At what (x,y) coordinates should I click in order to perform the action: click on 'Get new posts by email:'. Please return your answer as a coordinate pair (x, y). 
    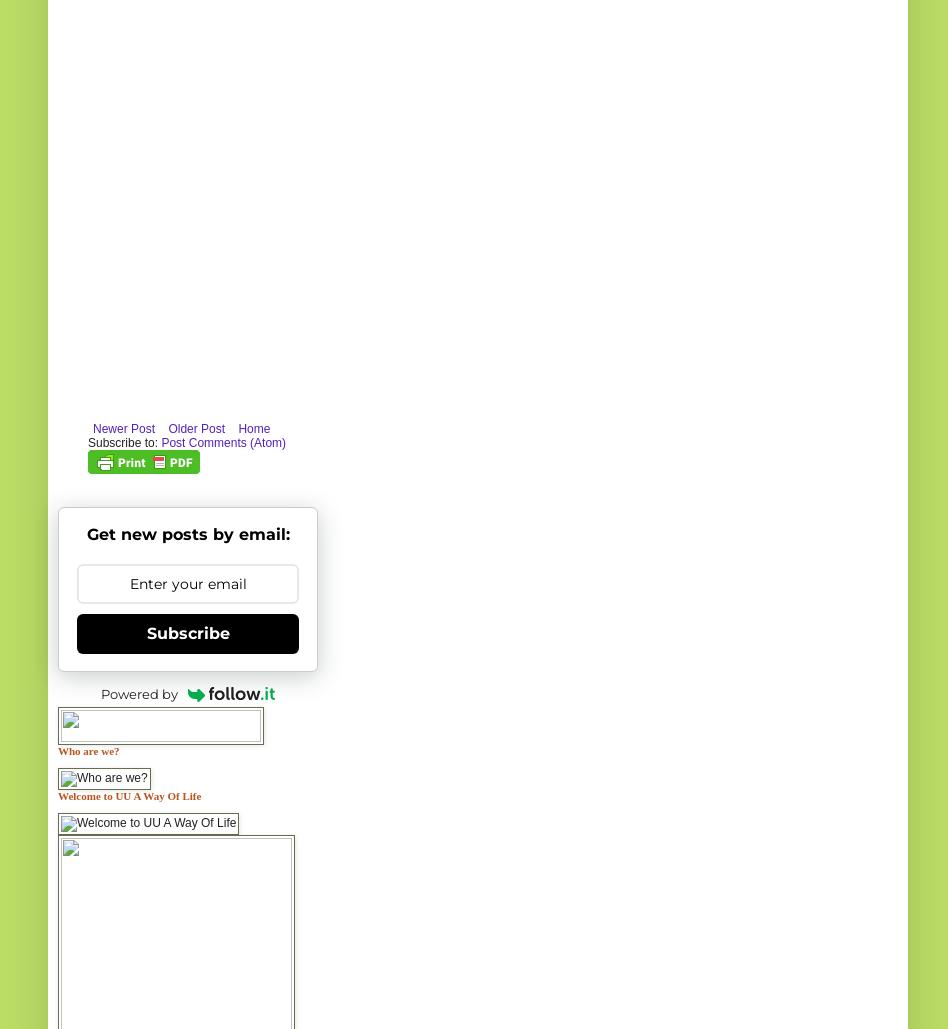
    Looking at the image, I should click on (186, 532).